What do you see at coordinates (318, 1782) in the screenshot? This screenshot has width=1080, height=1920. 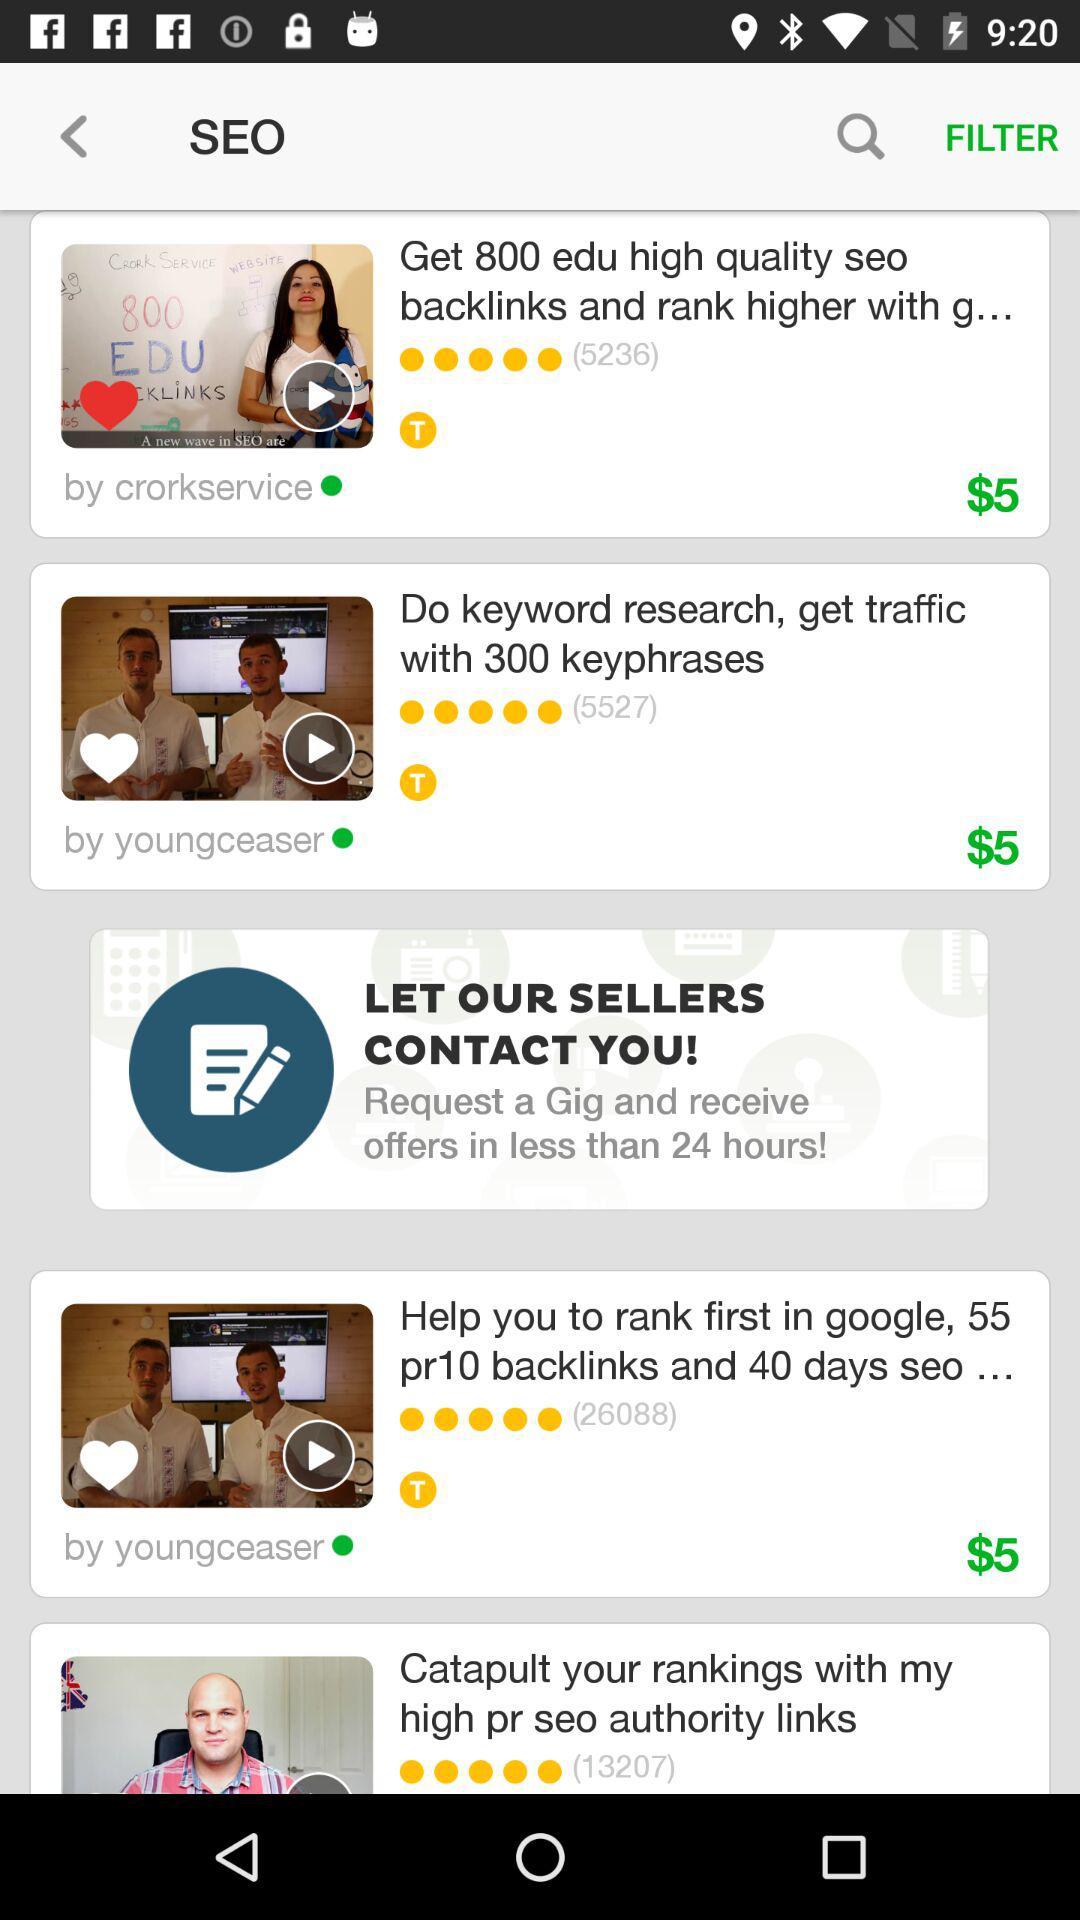 I see `video` at bounding box center [318, 1782].